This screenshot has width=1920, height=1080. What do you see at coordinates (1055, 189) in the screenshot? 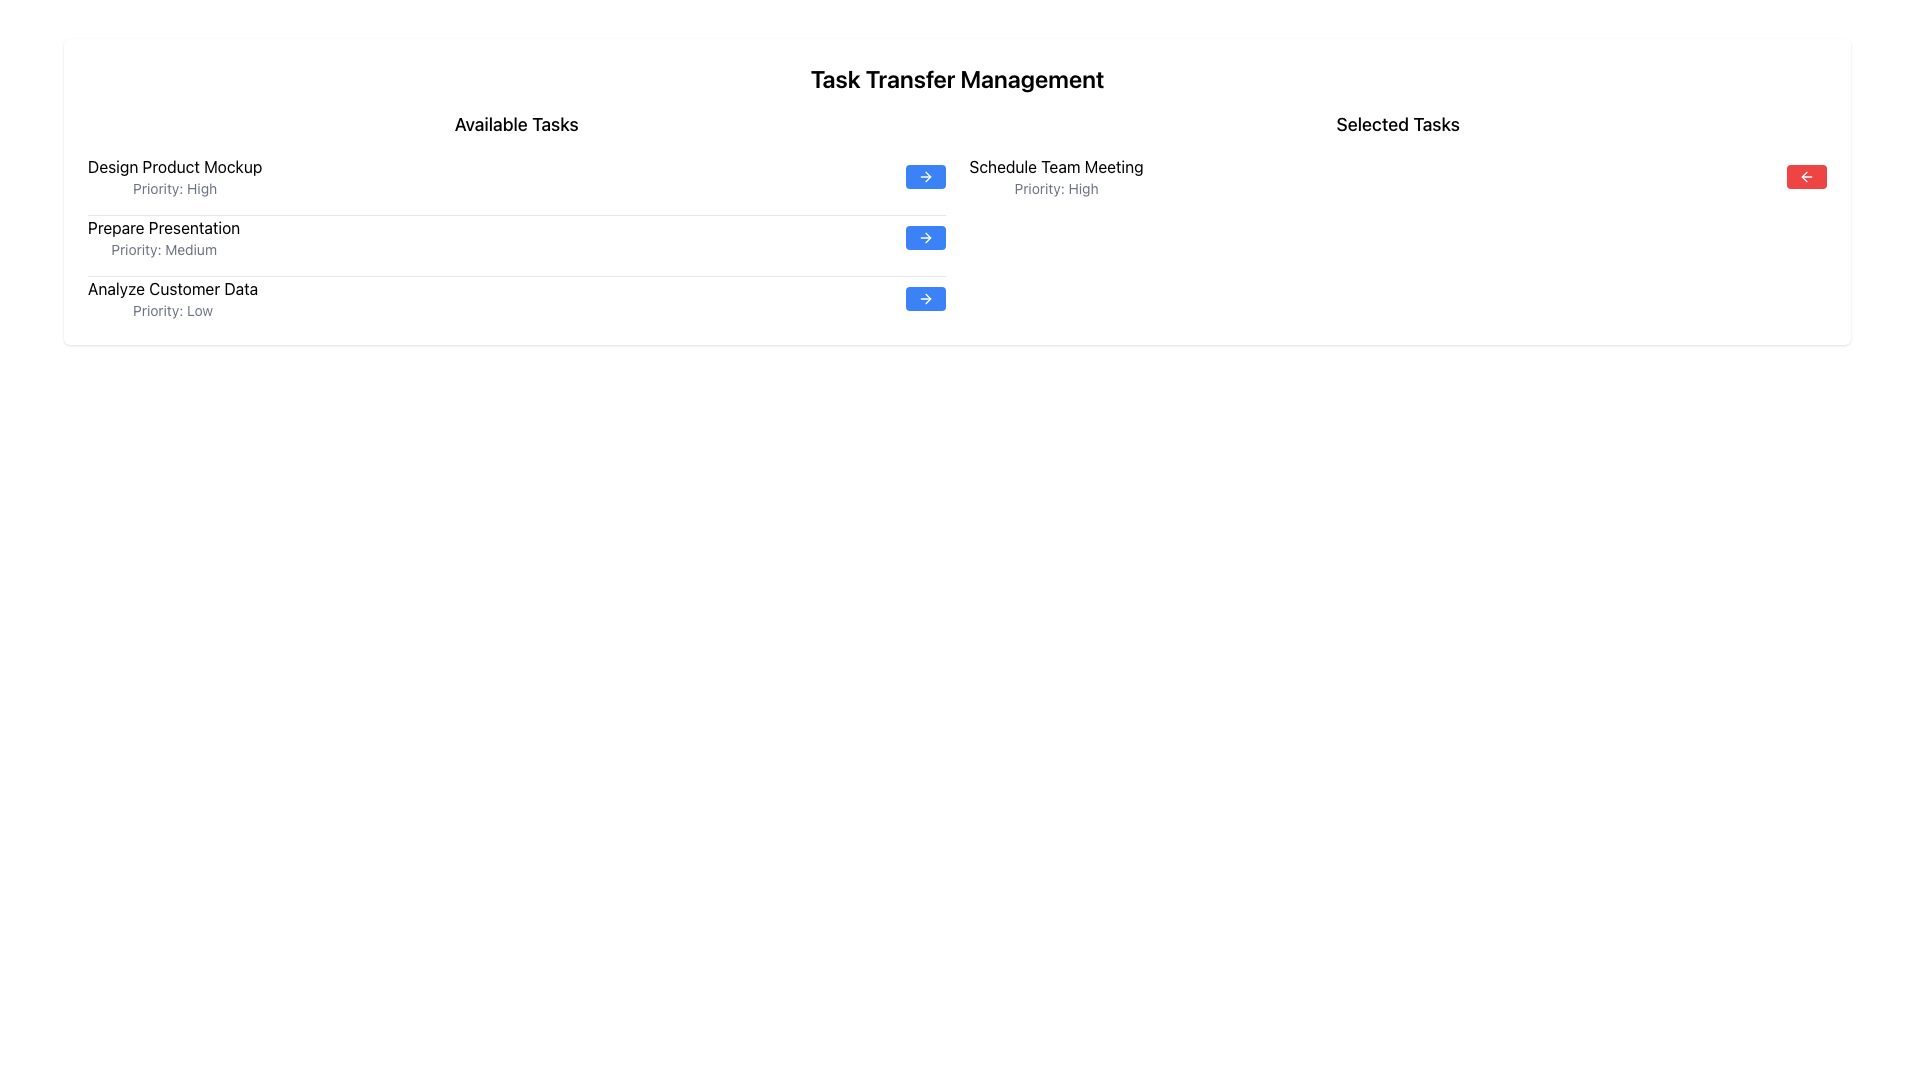
I see `the text label displaying 'Priority: High', which is located below the 'Schedule Team Meeting' text in the 'Selected Tasks' section` at bounding box center [1055, 189].